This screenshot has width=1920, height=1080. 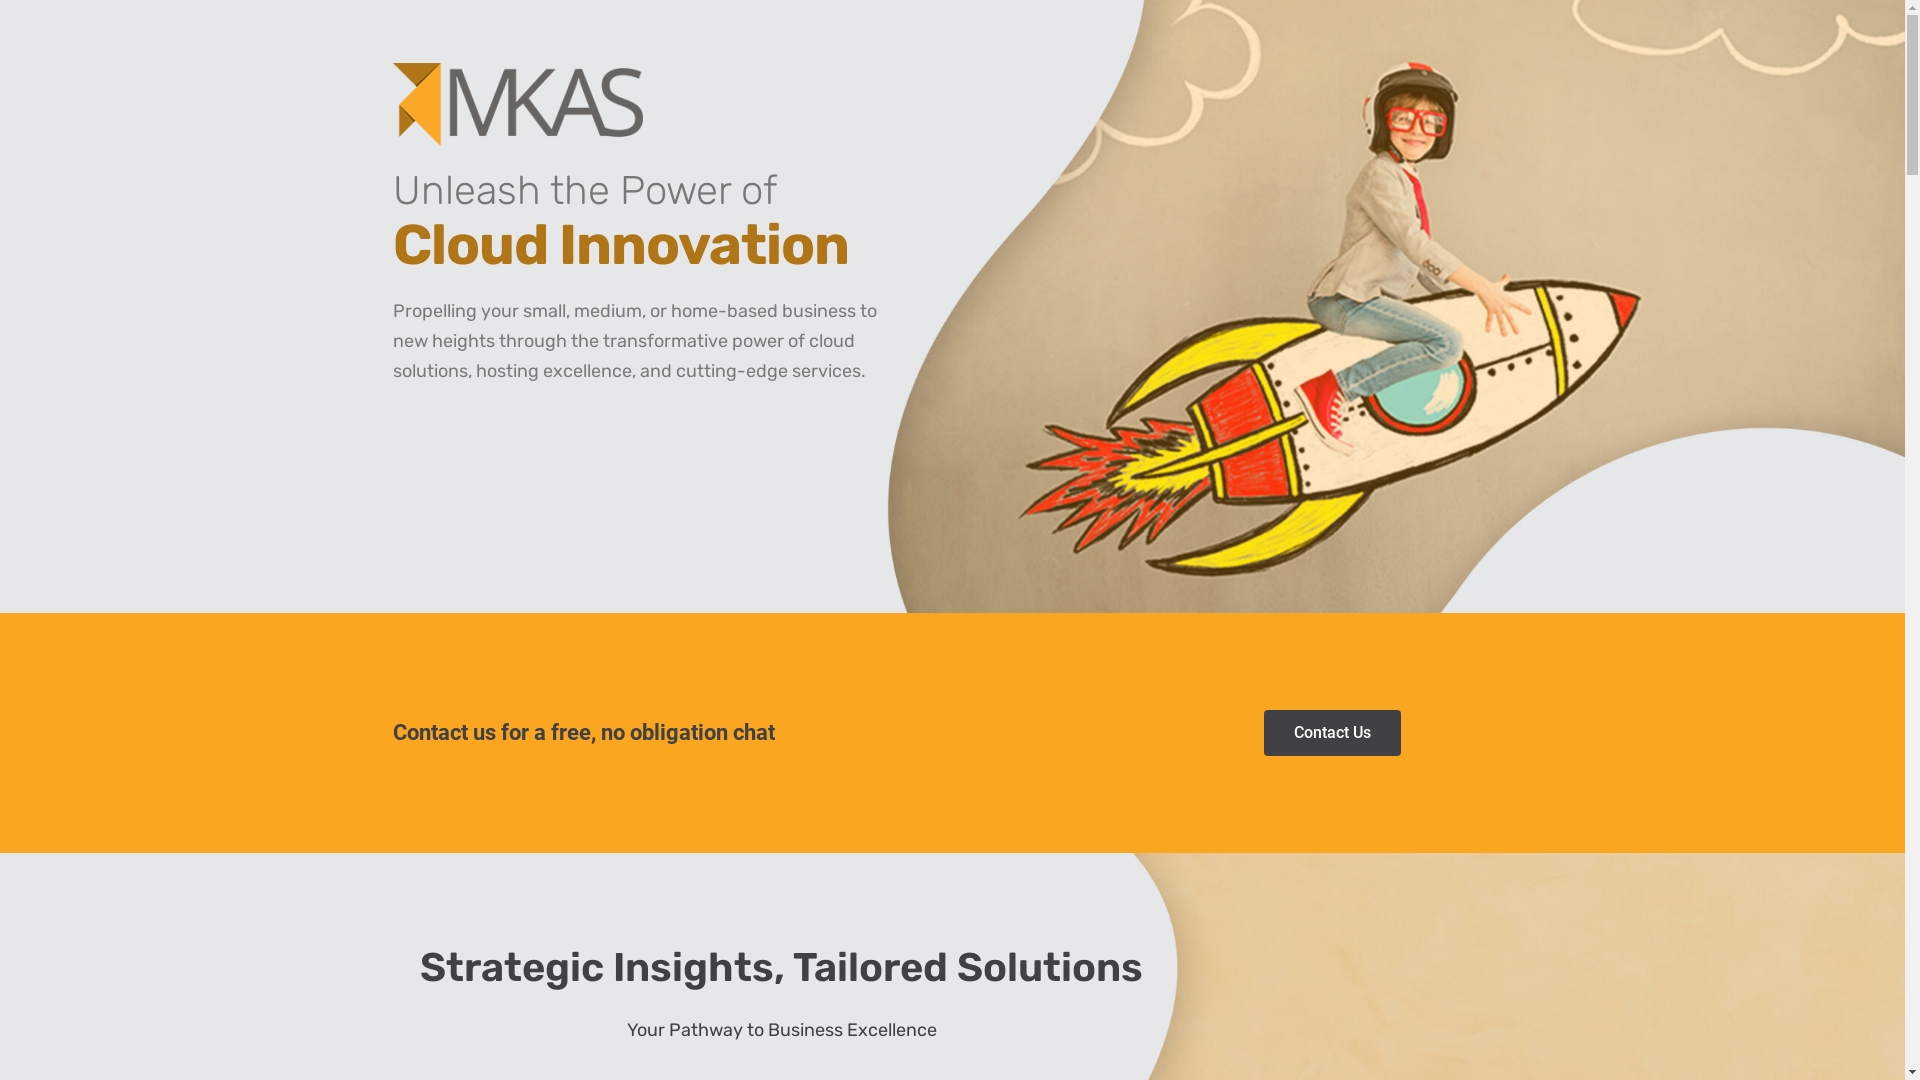 What do you see at coordinates (1332, 732) in the screenshot?
I see `'Contact Us'` at bounding box center [1332, 732].